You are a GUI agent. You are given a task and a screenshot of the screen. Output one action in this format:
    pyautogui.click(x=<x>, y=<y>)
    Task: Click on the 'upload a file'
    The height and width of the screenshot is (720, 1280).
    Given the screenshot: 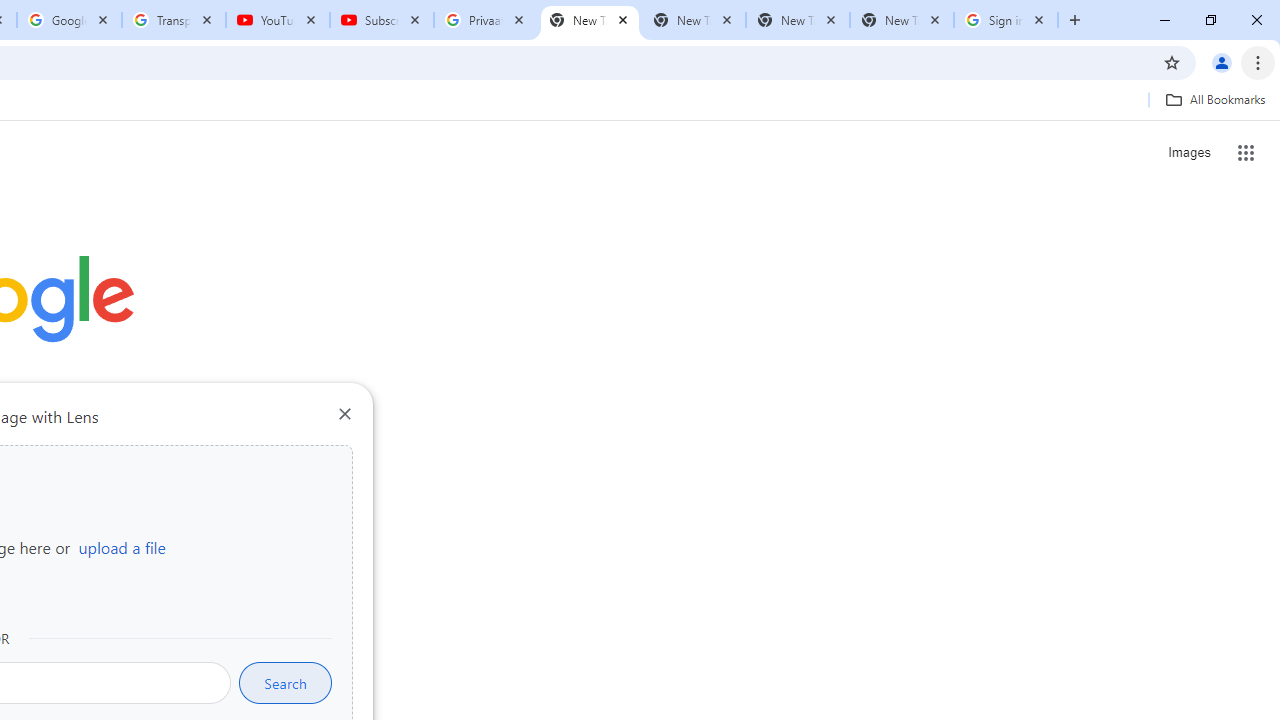 What is the action you would take?
    pyautogui.click(x=121, y=547)
    